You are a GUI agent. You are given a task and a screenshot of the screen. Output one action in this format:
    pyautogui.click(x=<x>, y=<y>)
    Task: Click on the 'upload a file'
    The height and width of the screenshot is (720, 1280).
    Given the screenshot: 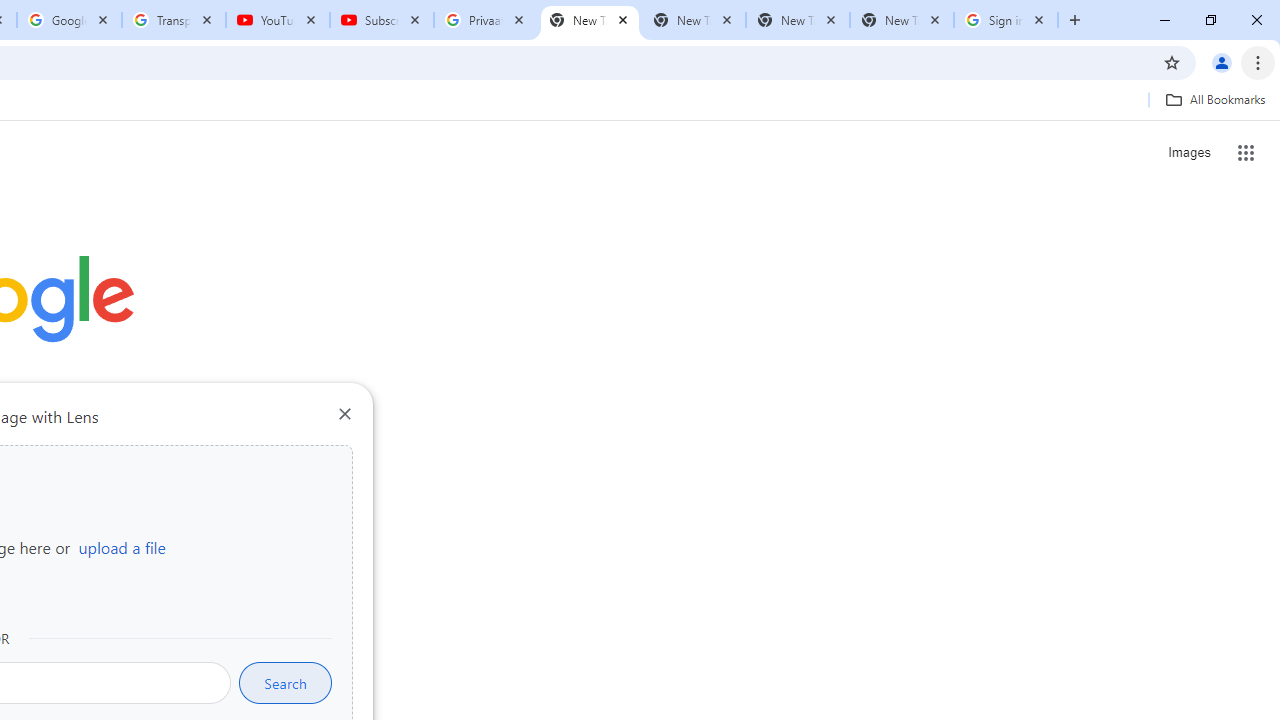 What is the action you would take?
    pyautogui.click(x=121, y=547)
    